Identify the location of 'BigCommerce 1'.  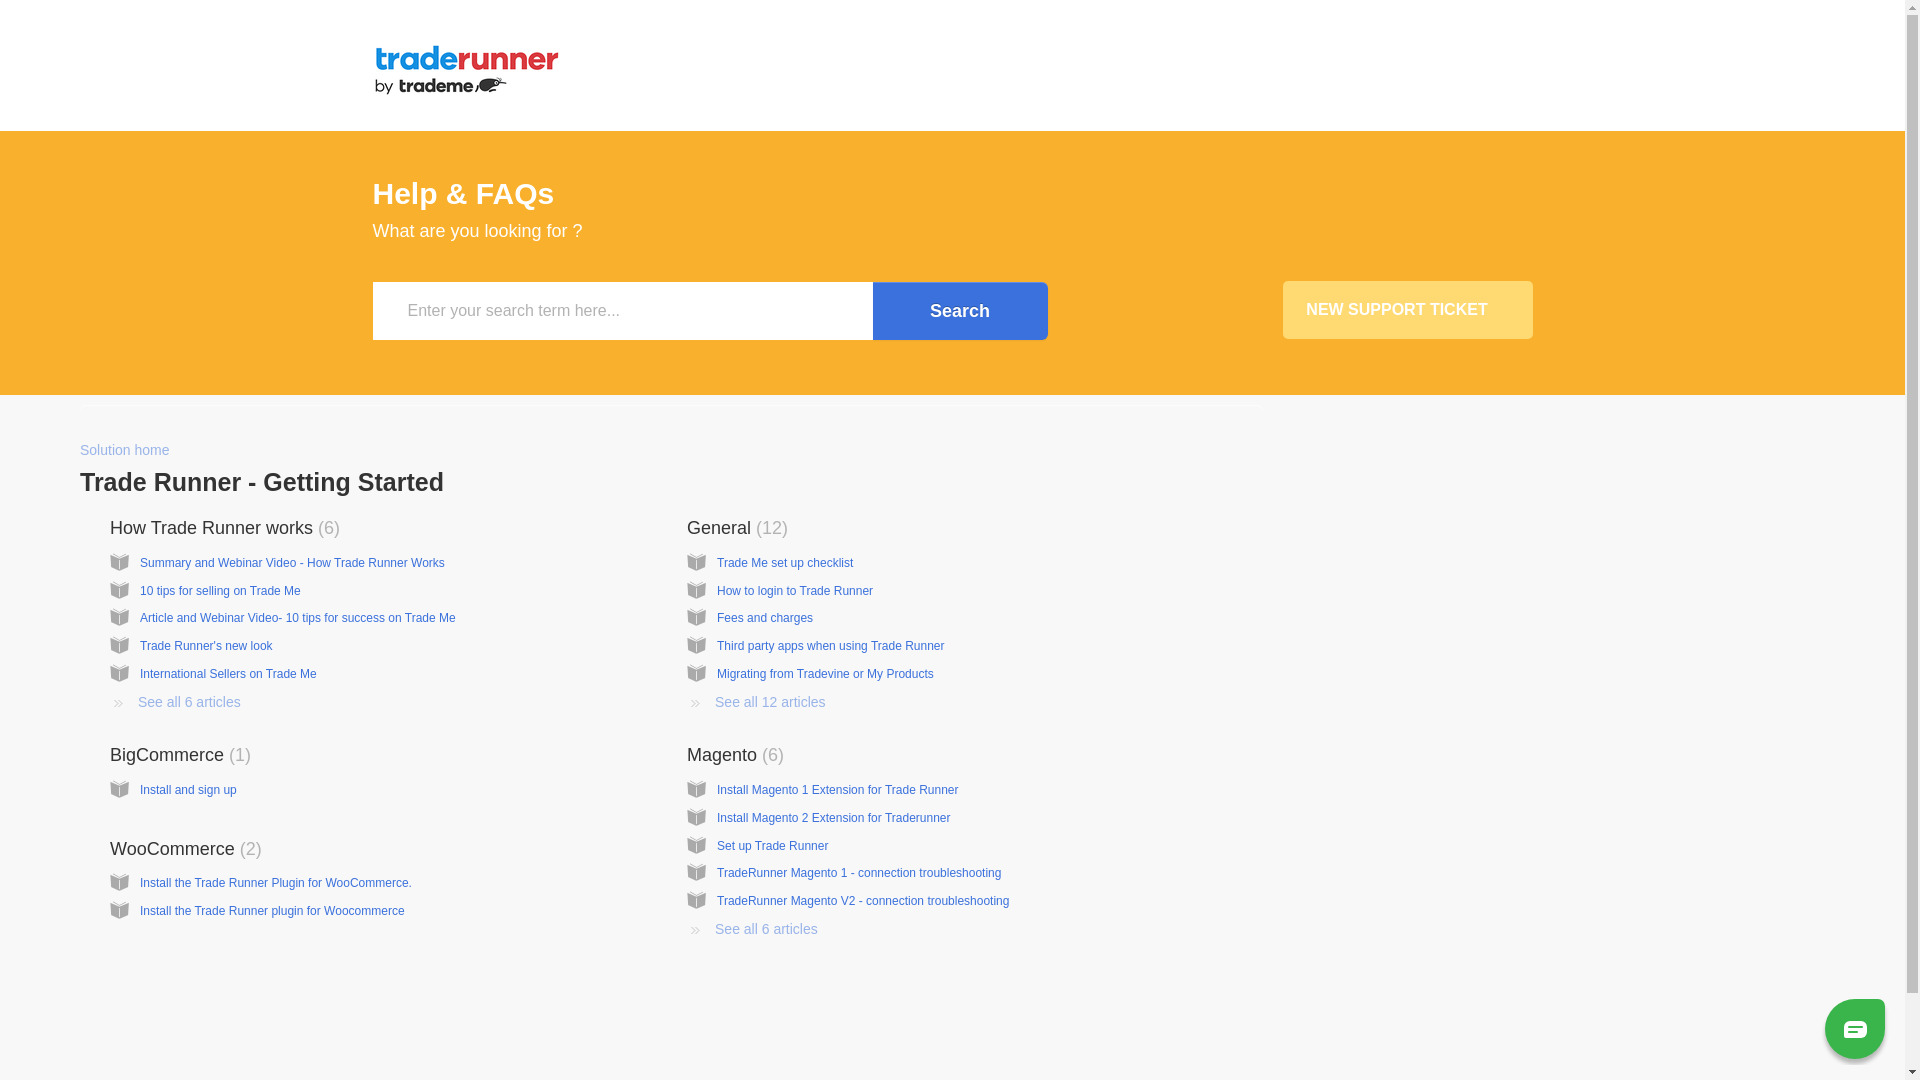
(109, 755).